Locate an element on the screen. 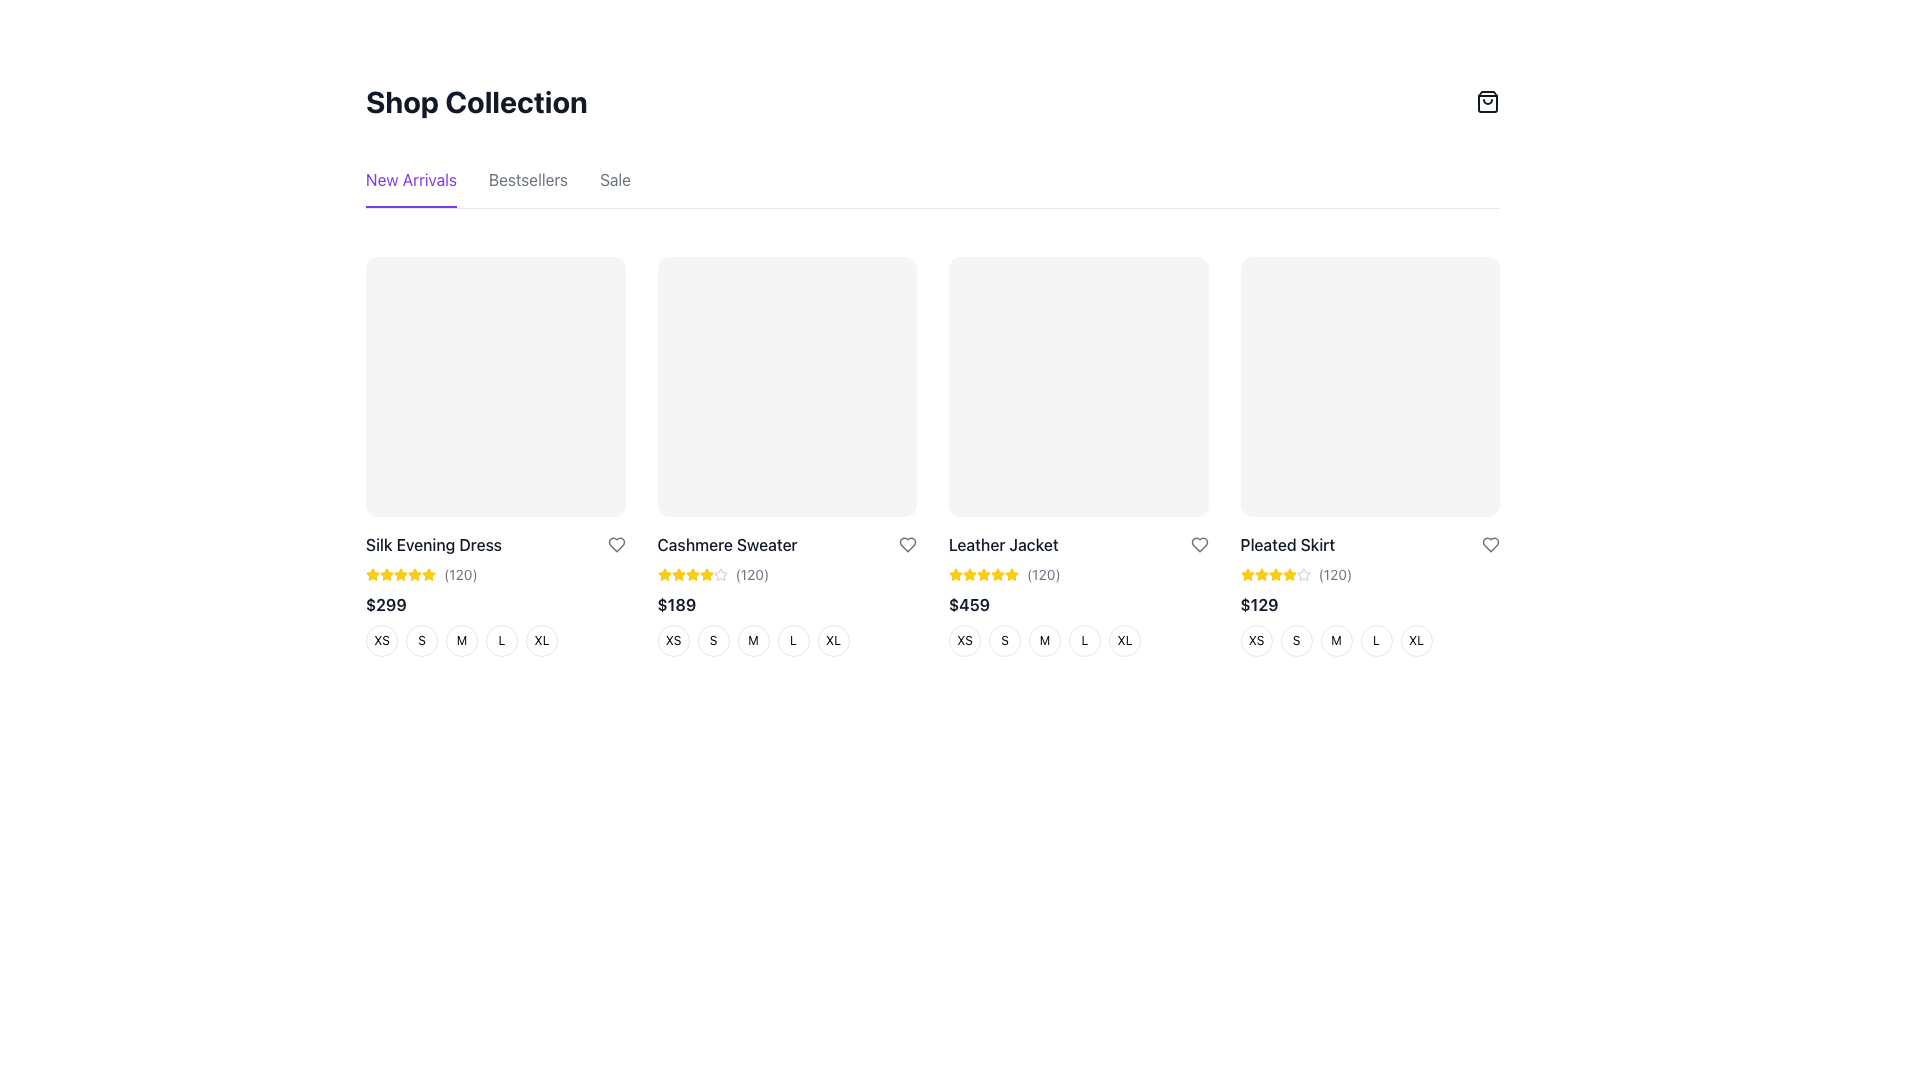 The image size is (1920, 1080). the 'New Arrivals' text link located above the violet horizontal active state bar is located at coordinates (410, 186).